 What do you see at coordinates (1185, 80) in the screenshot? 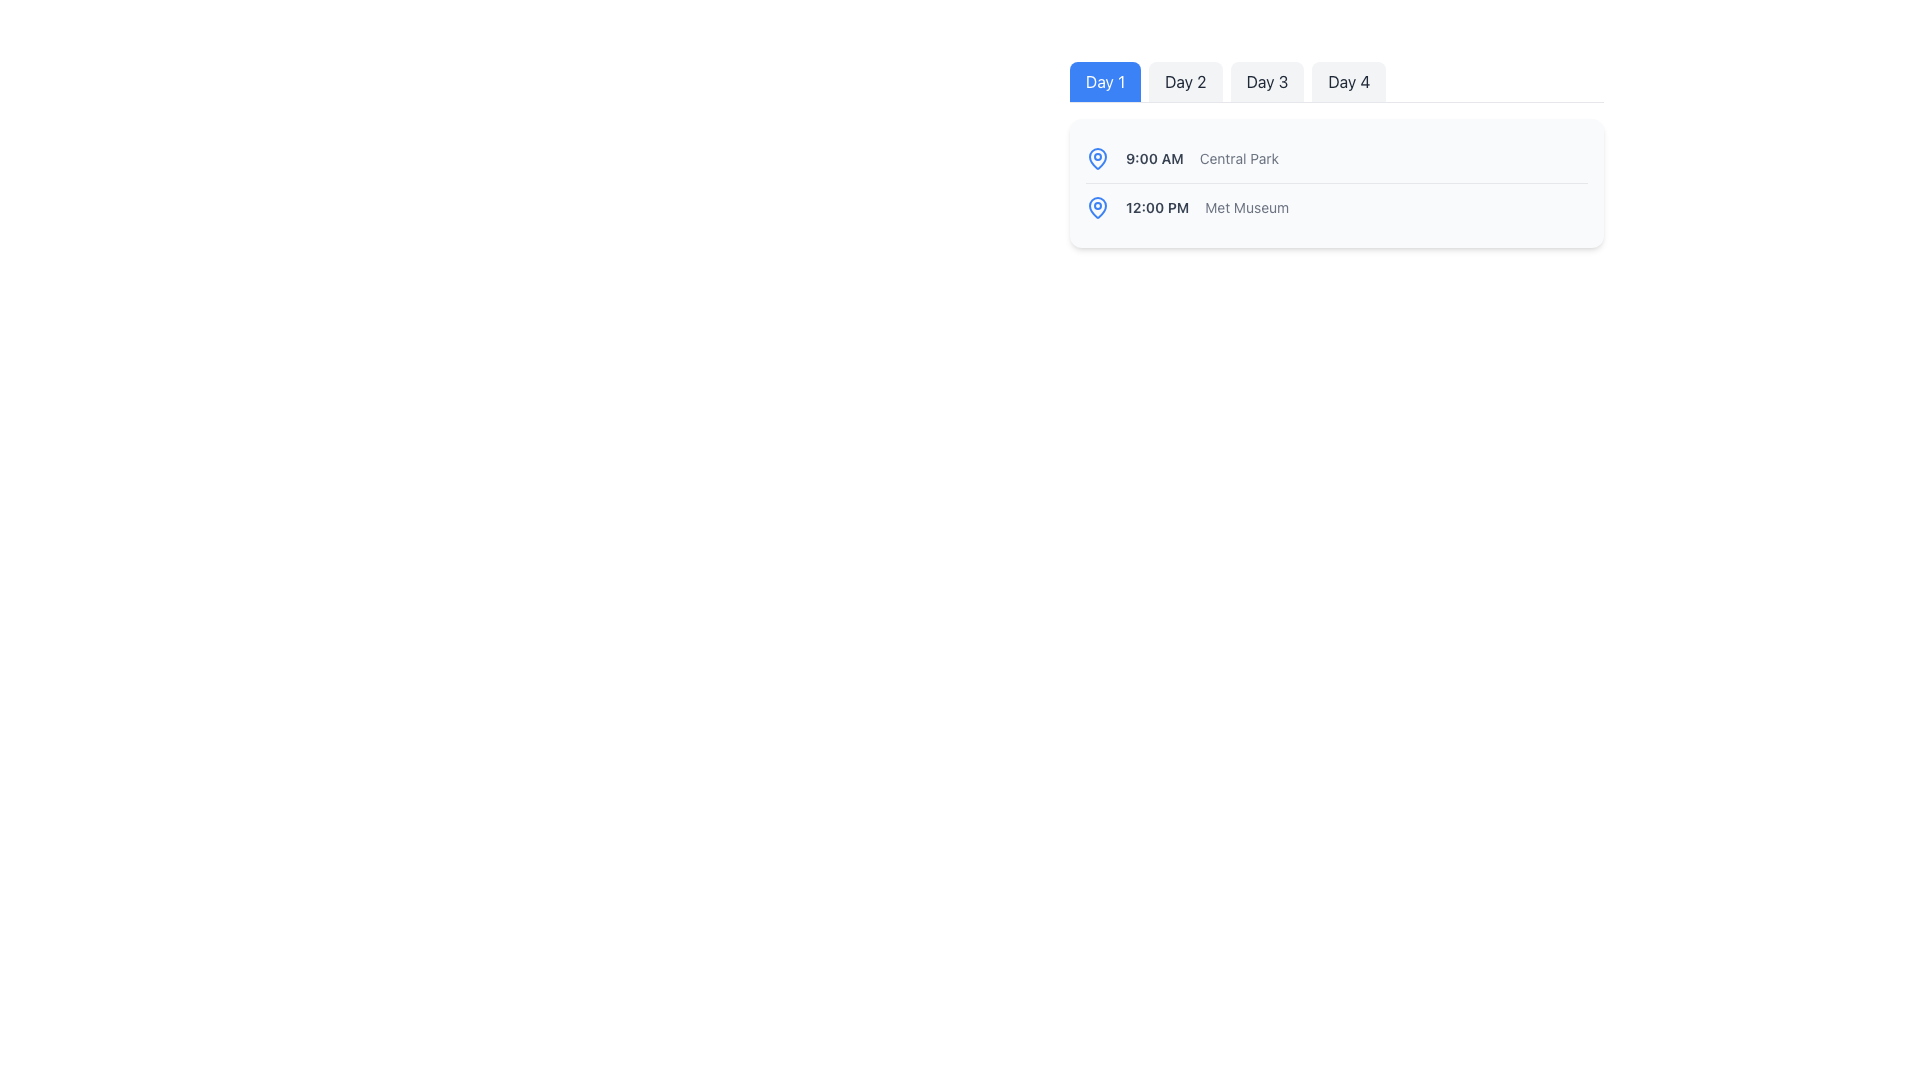
I see `the 'Day 2' tab, which is a rounded rectangular button with a light gray background and dark gray text, located in the top section of the interface` at bounding box center [1185, 80].